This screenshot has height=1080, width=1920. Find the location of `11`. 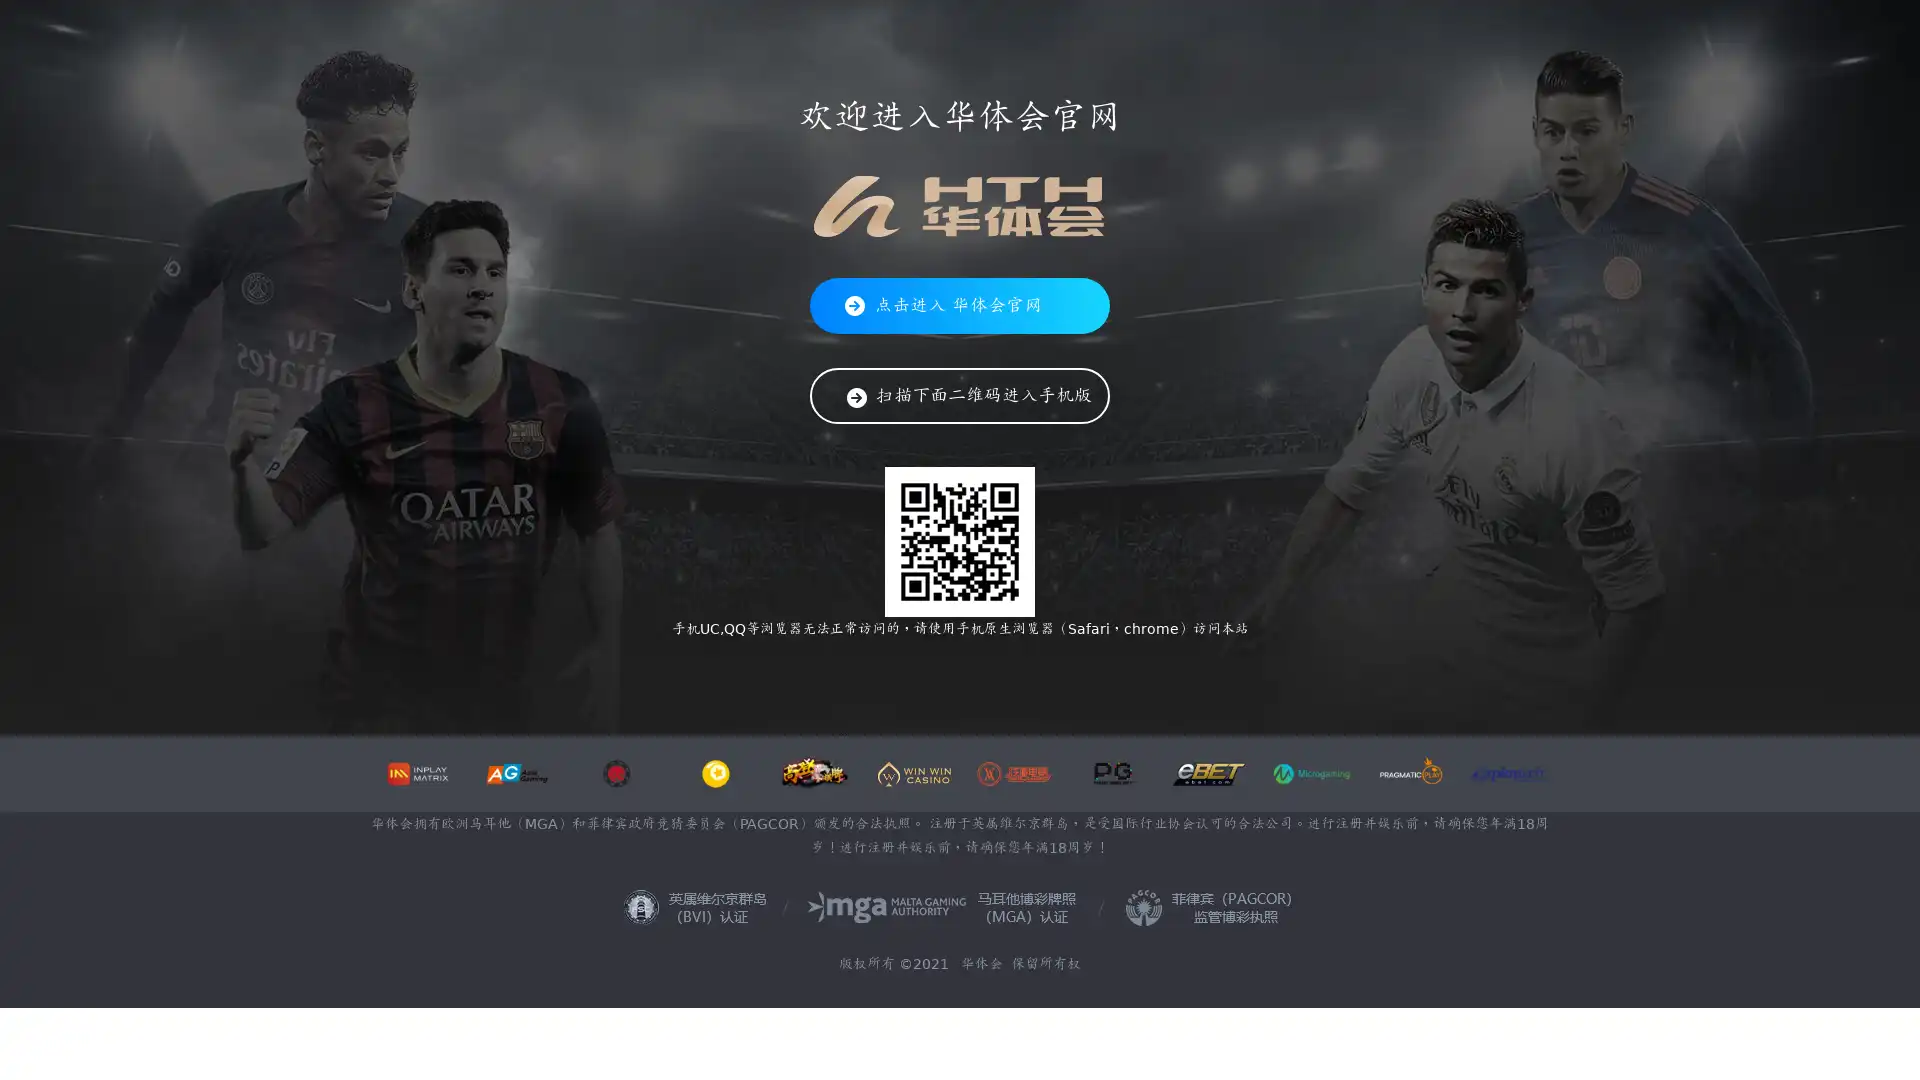

11 is located at coordinates (999, 666).